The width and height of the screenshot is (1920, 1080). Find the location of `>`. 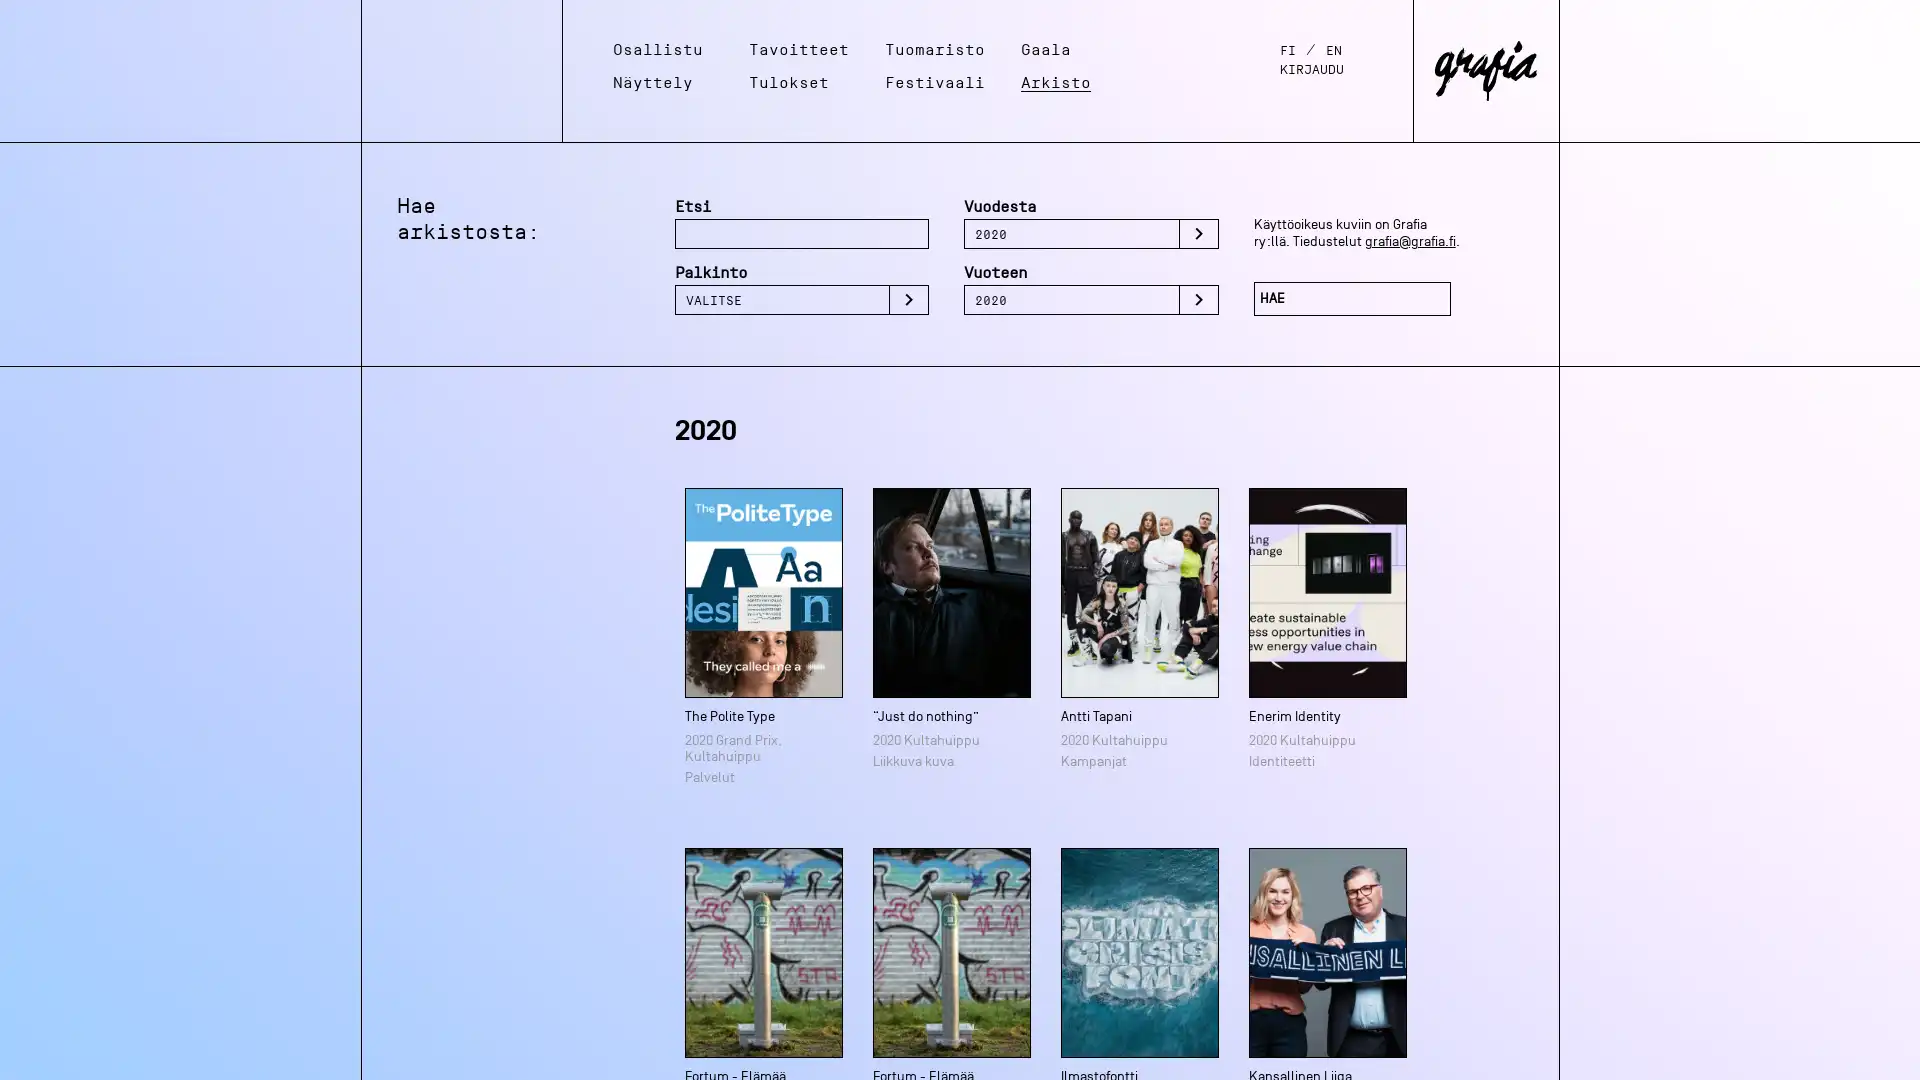

> is located at coordinates (907, 300).